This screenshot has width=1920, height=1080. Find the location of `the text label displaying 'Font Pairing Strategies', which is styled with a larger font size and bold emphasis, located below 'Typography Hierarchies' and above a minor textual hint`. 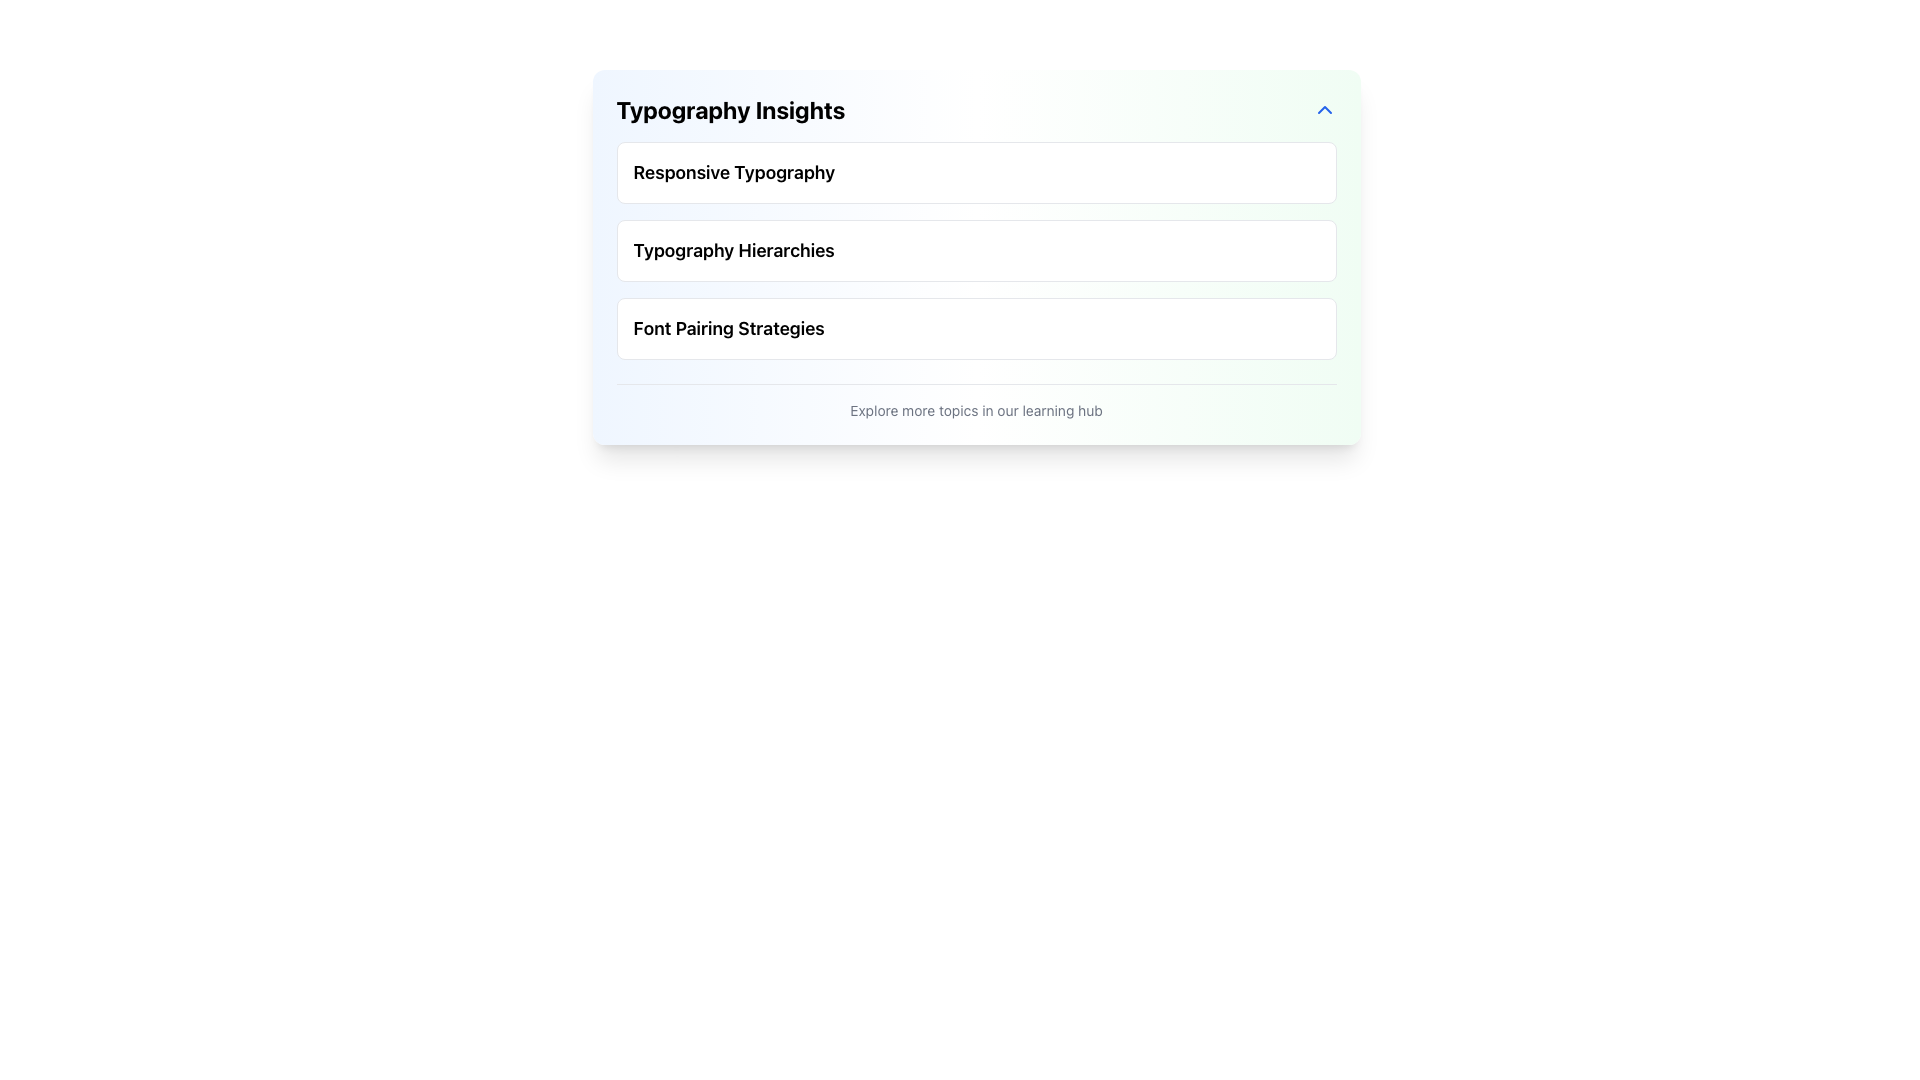

the text label displaying 'Font Pairing Strategies', which is styled with a larger font size and bold emphasis, located below 'Typography Hierarchies' and above a minor textual hint is located at coordinates (728, 327).